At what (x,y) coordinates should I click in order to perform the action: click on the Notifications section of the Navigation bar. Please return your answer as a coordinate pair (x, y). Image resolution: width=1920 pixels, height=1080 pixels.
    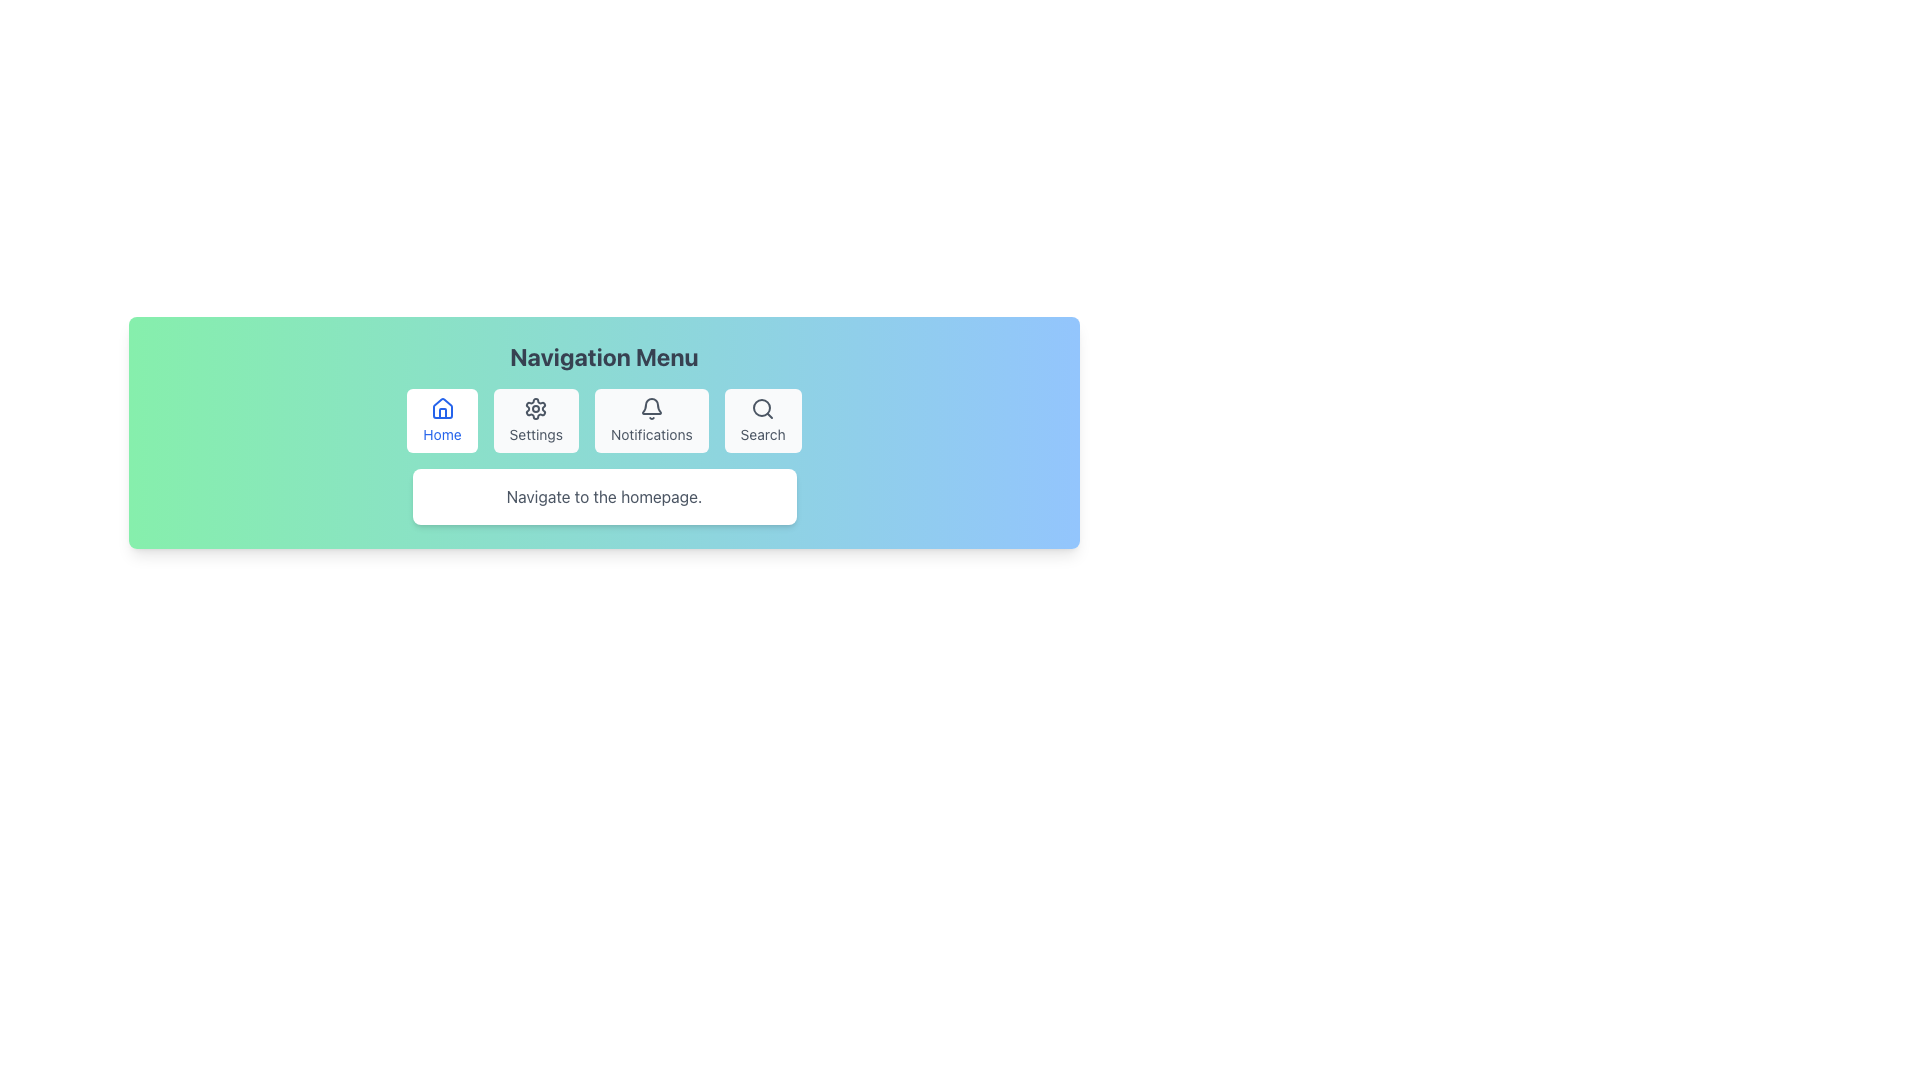
    Looking at the image, I should click on (603, 419).